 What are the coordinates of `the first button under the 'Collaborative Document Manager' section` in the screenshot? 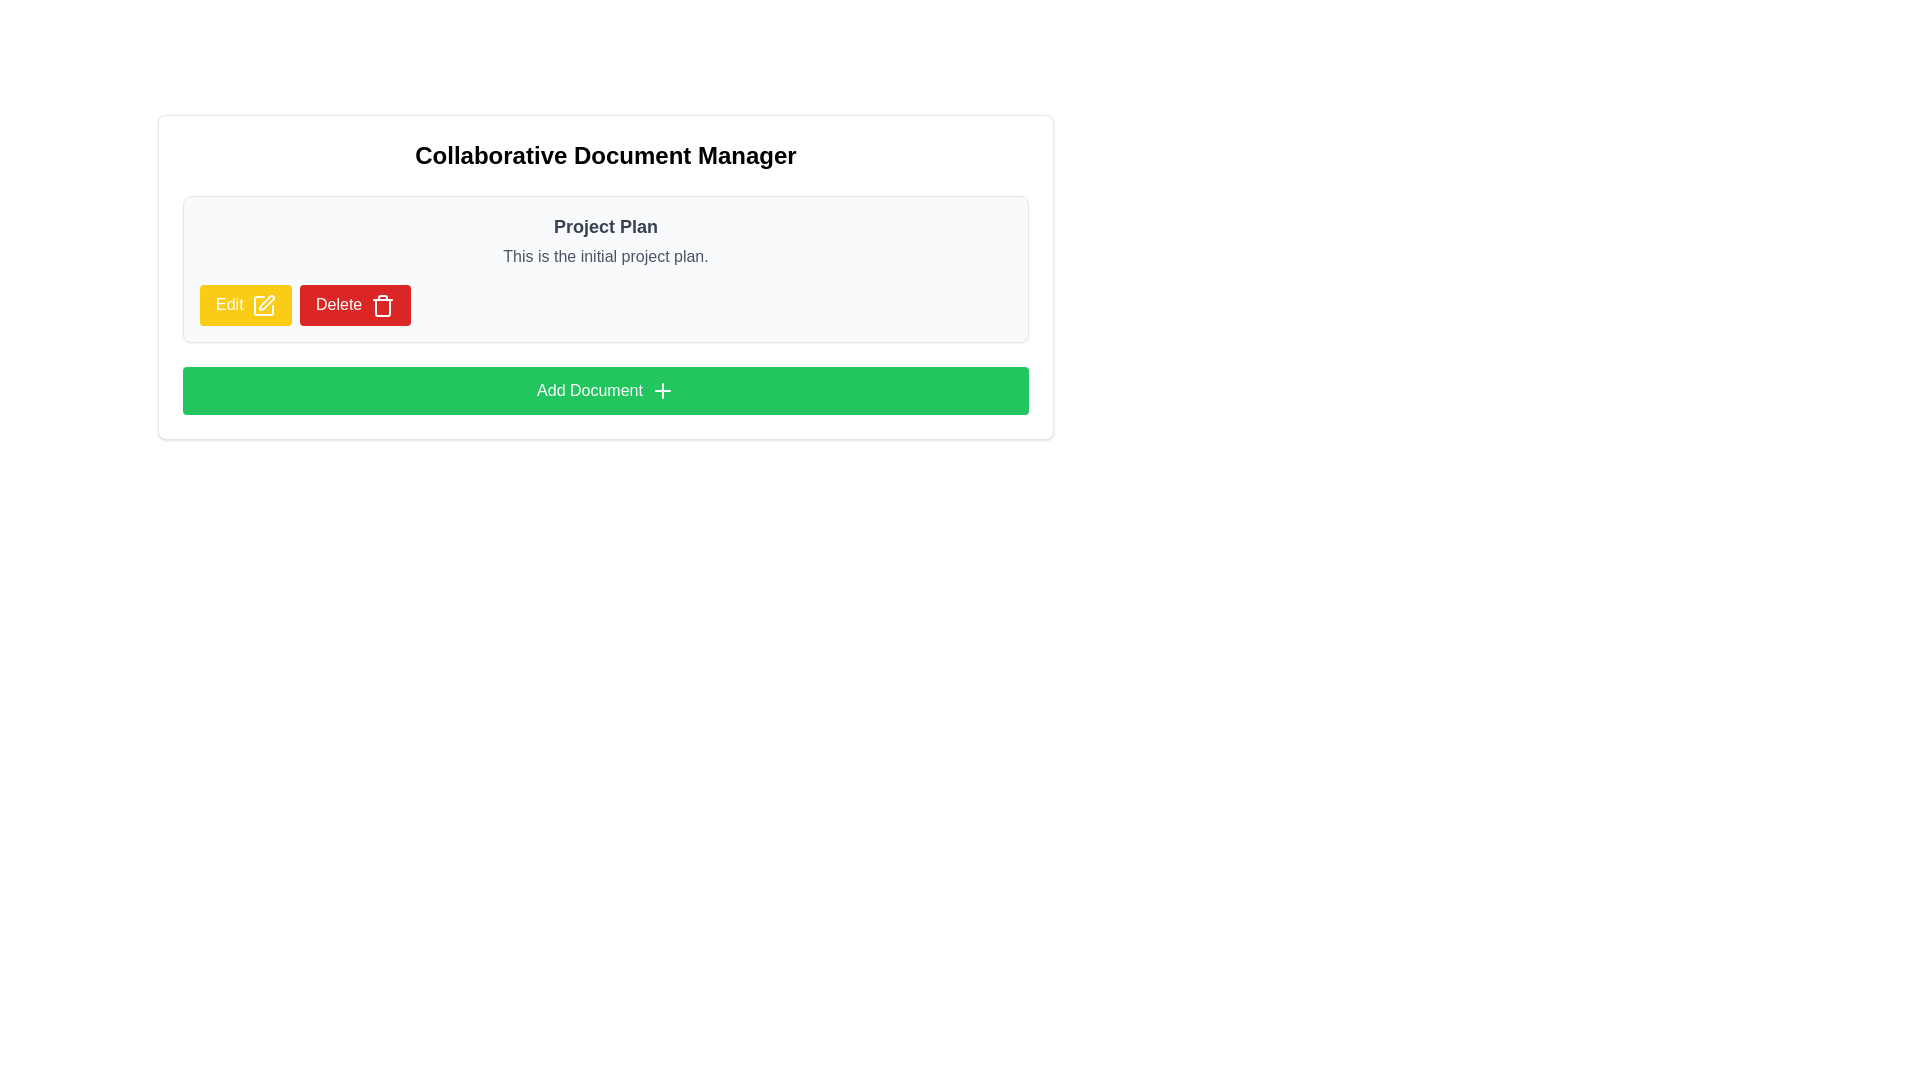 It's located at (244, 305).